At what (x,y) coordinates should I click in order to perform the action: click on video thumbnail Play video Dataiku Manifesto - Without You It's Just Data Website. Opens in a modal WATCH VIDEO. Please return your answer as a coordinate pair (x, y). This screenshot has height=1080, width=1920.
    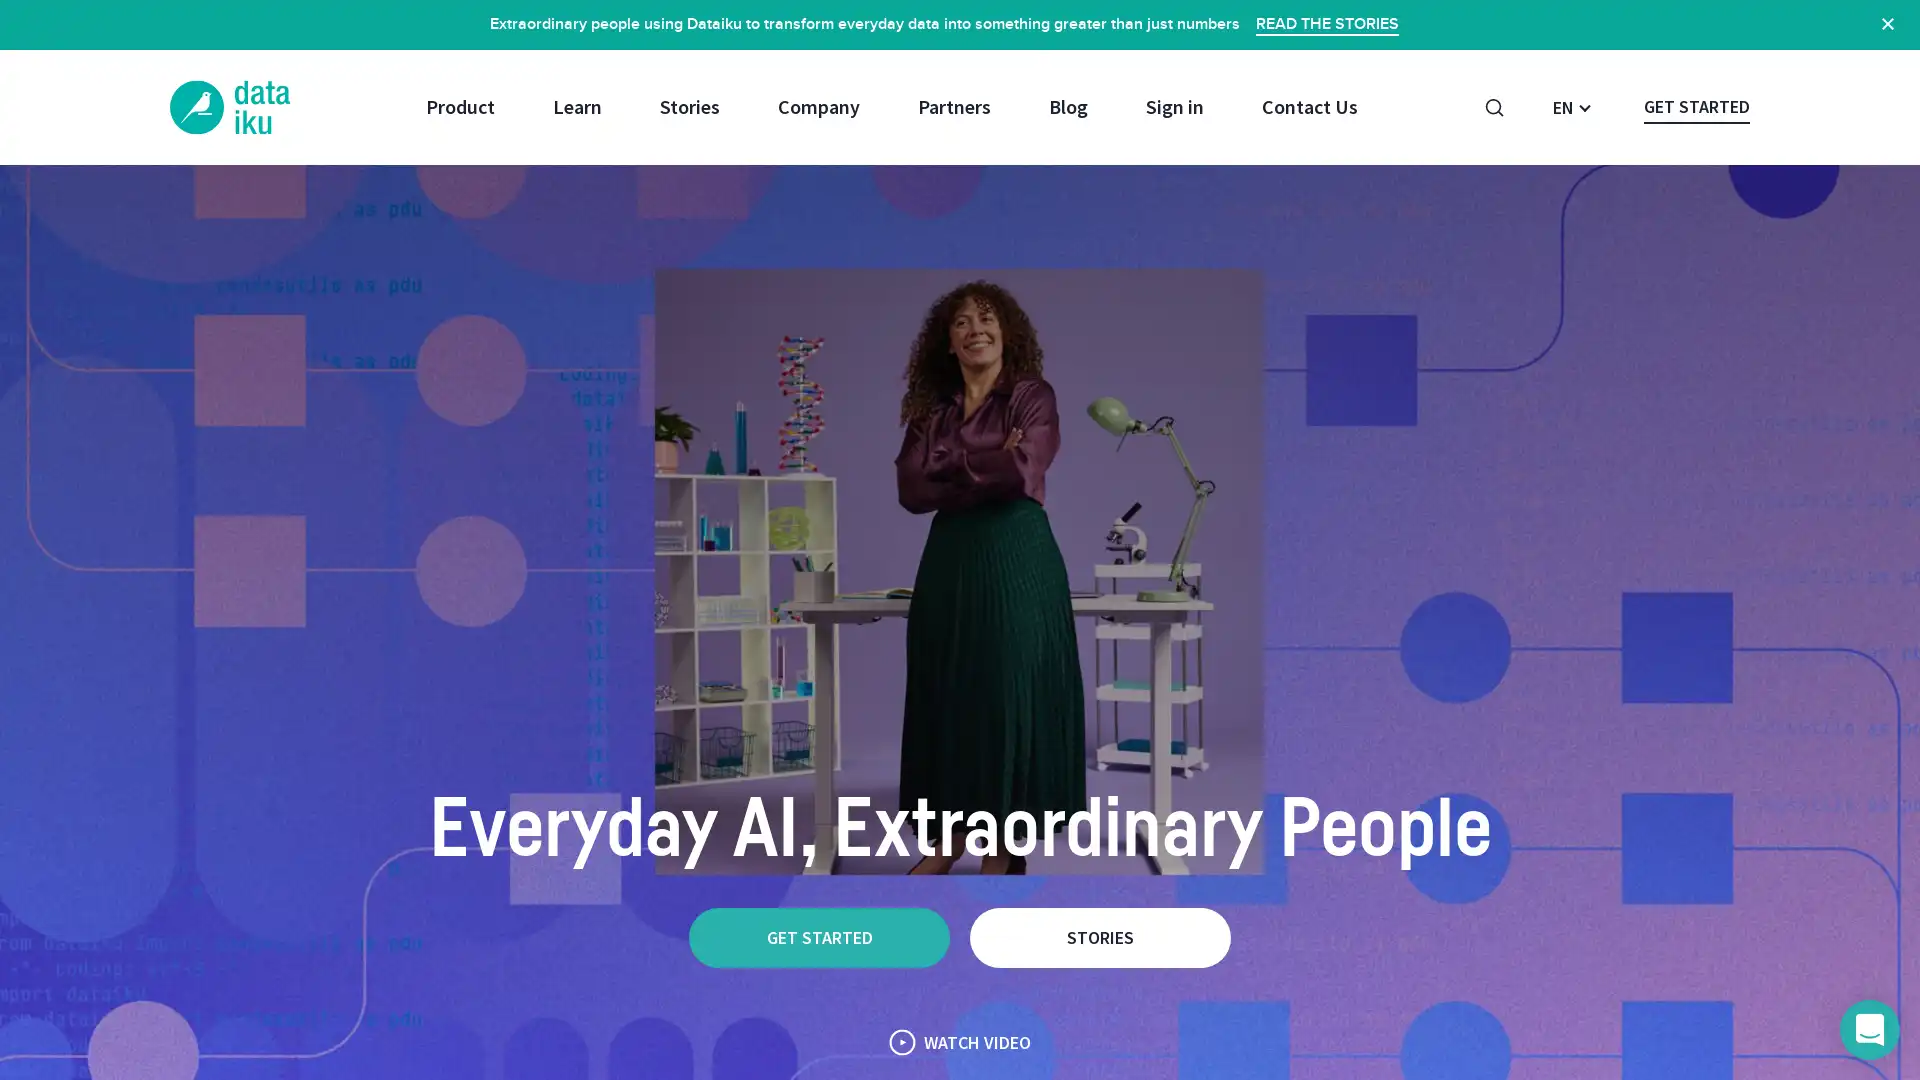
    Looking at the image, I should click on (960, 1041).